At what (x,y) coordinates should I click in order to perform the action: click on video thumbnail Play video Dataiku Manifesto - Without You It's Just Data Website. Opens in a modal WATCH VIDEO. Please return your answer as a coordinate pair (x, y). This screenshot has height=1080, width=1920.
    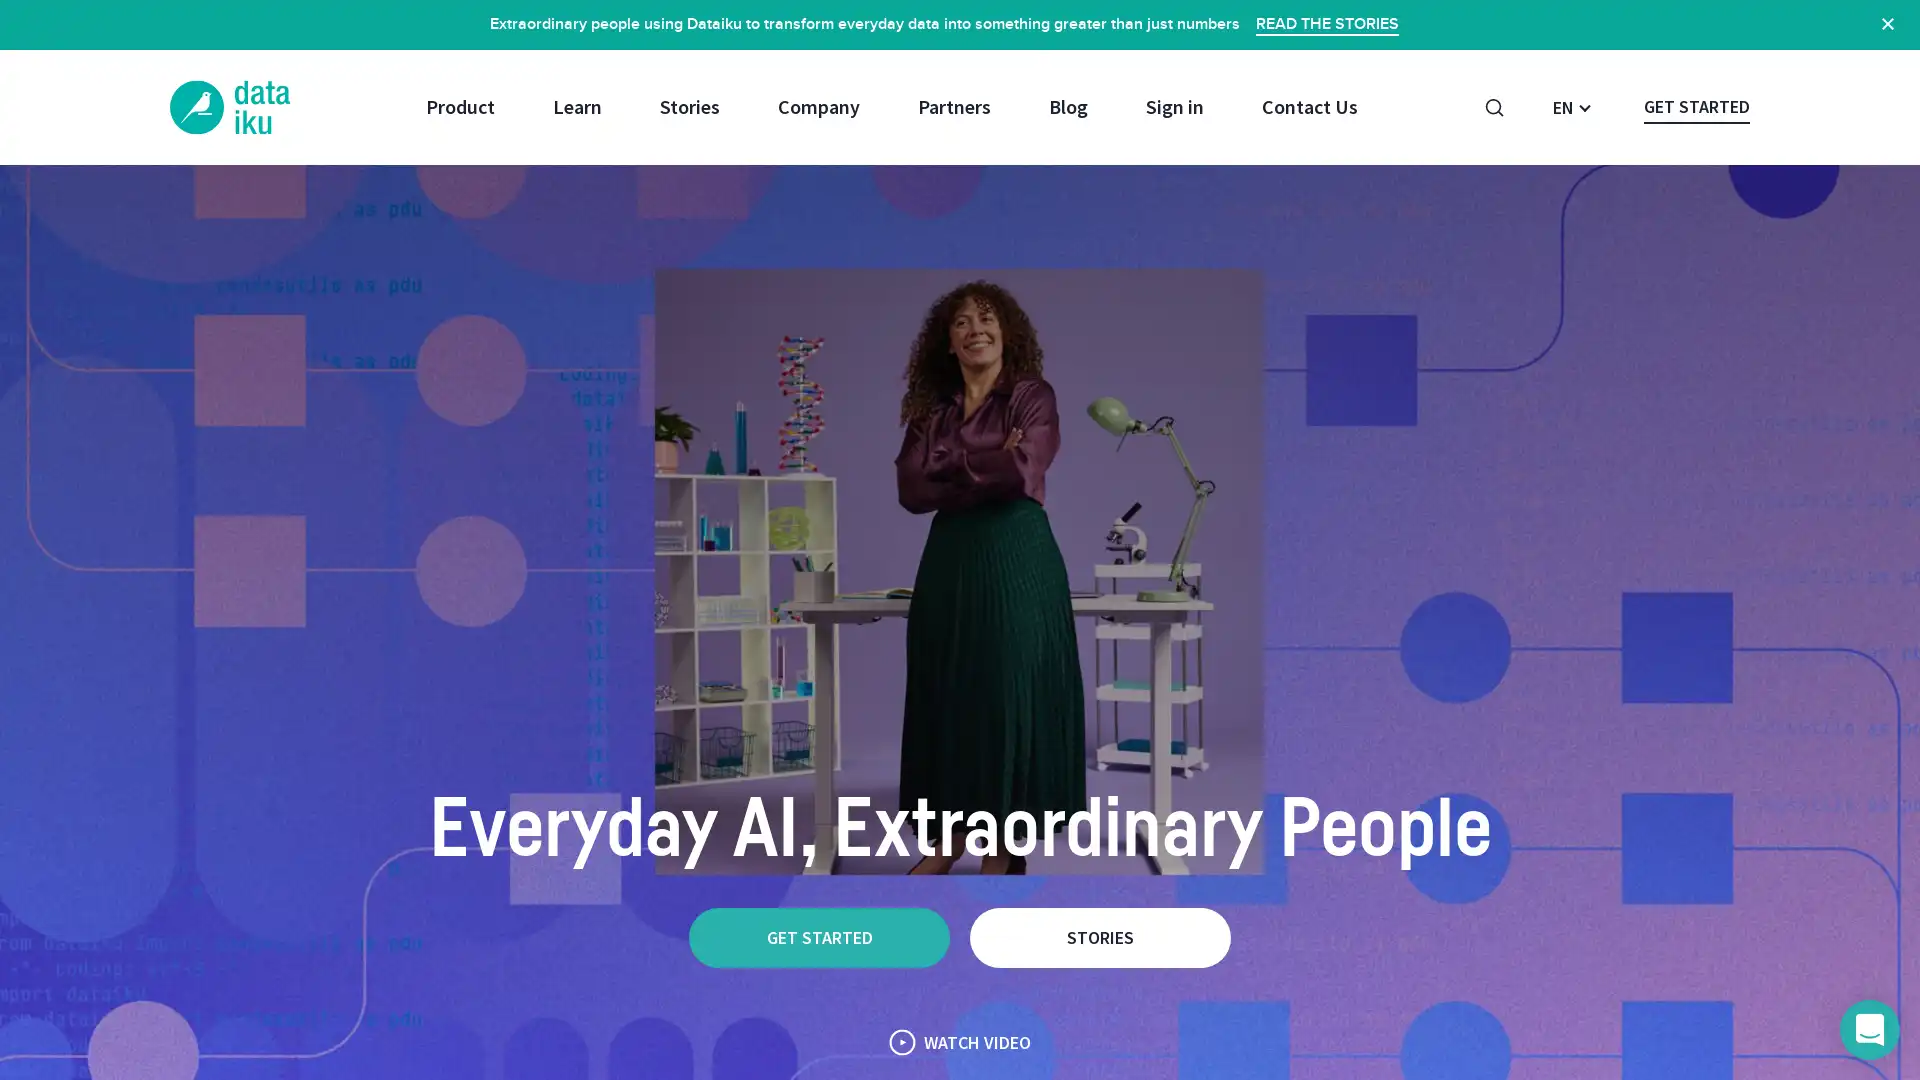
    Looking at the image, I should click on (960, 1041).